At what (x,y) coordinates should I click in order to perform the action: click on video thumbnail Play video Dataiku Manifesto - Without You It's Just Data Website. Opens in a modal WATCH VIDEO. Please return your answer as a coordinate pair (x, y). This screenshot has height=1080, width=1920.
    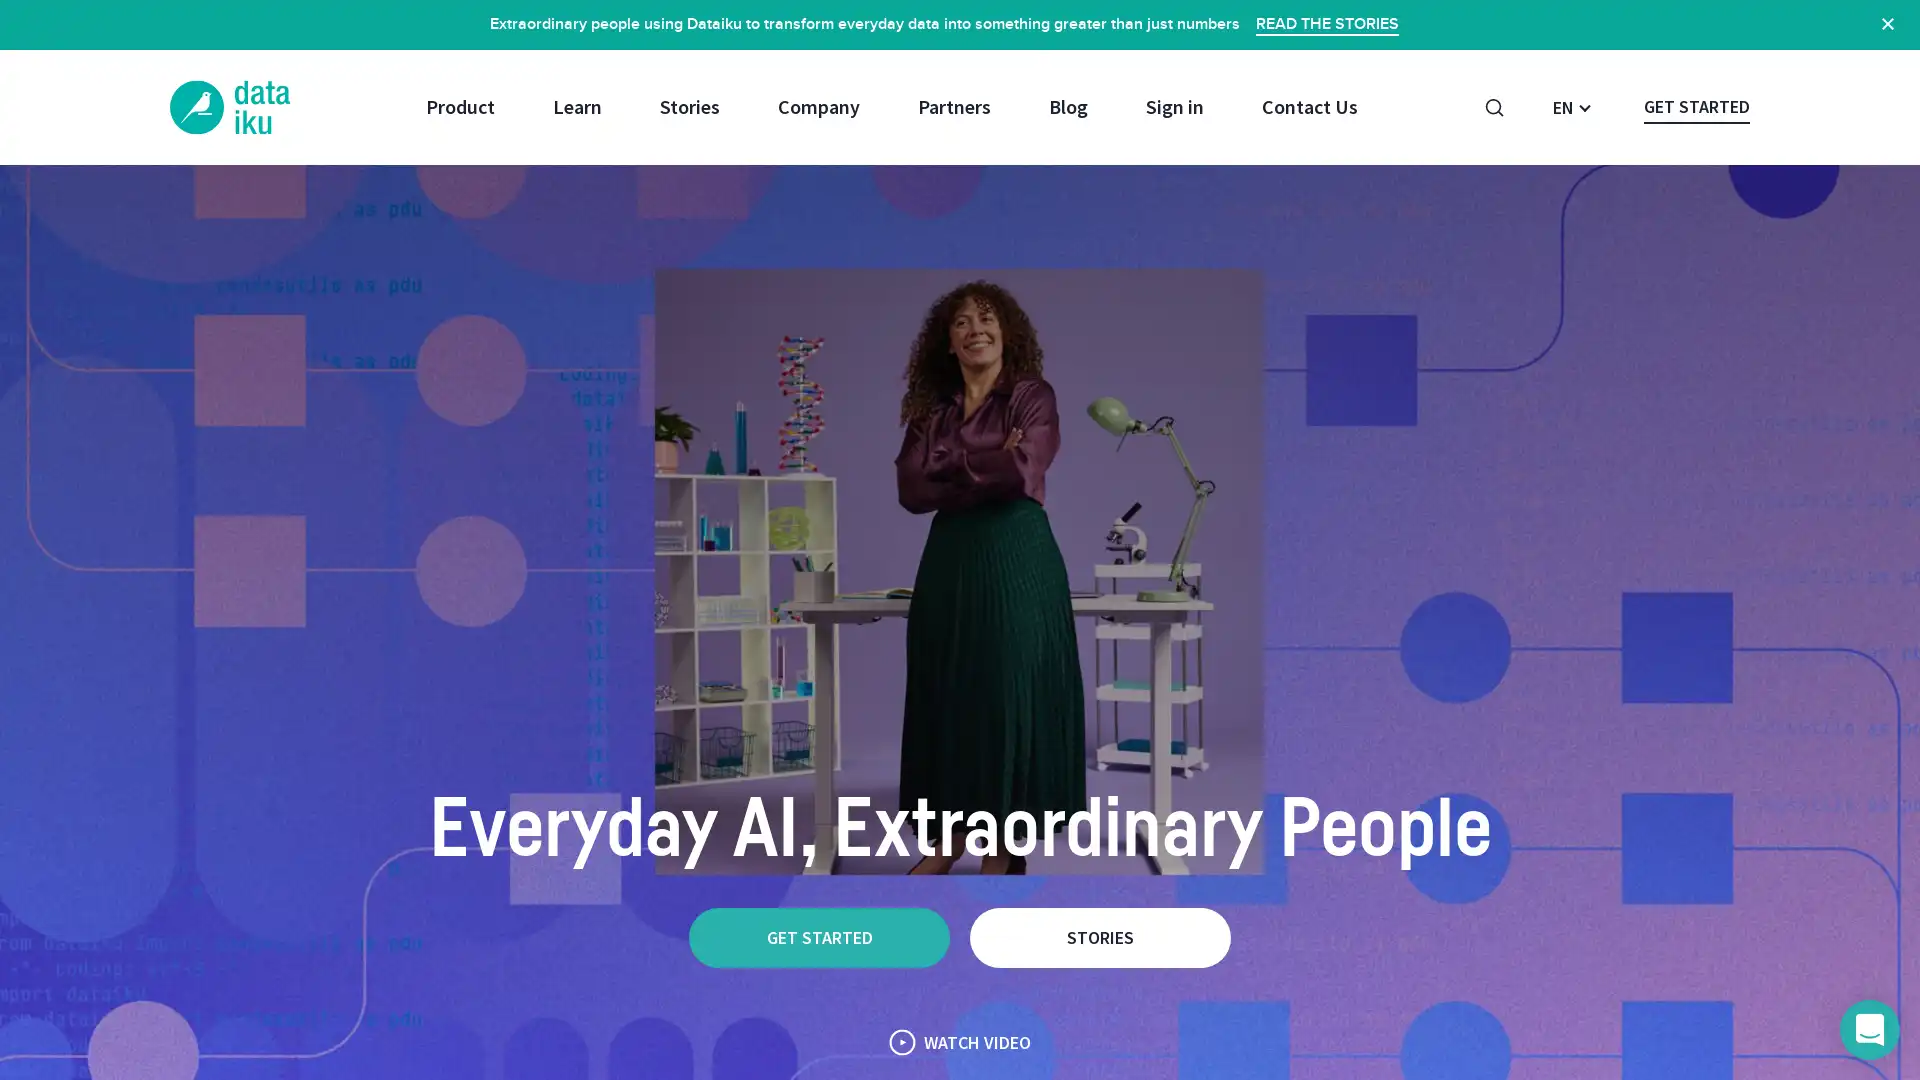
    Looking at the image, I should click on (960, 1041).